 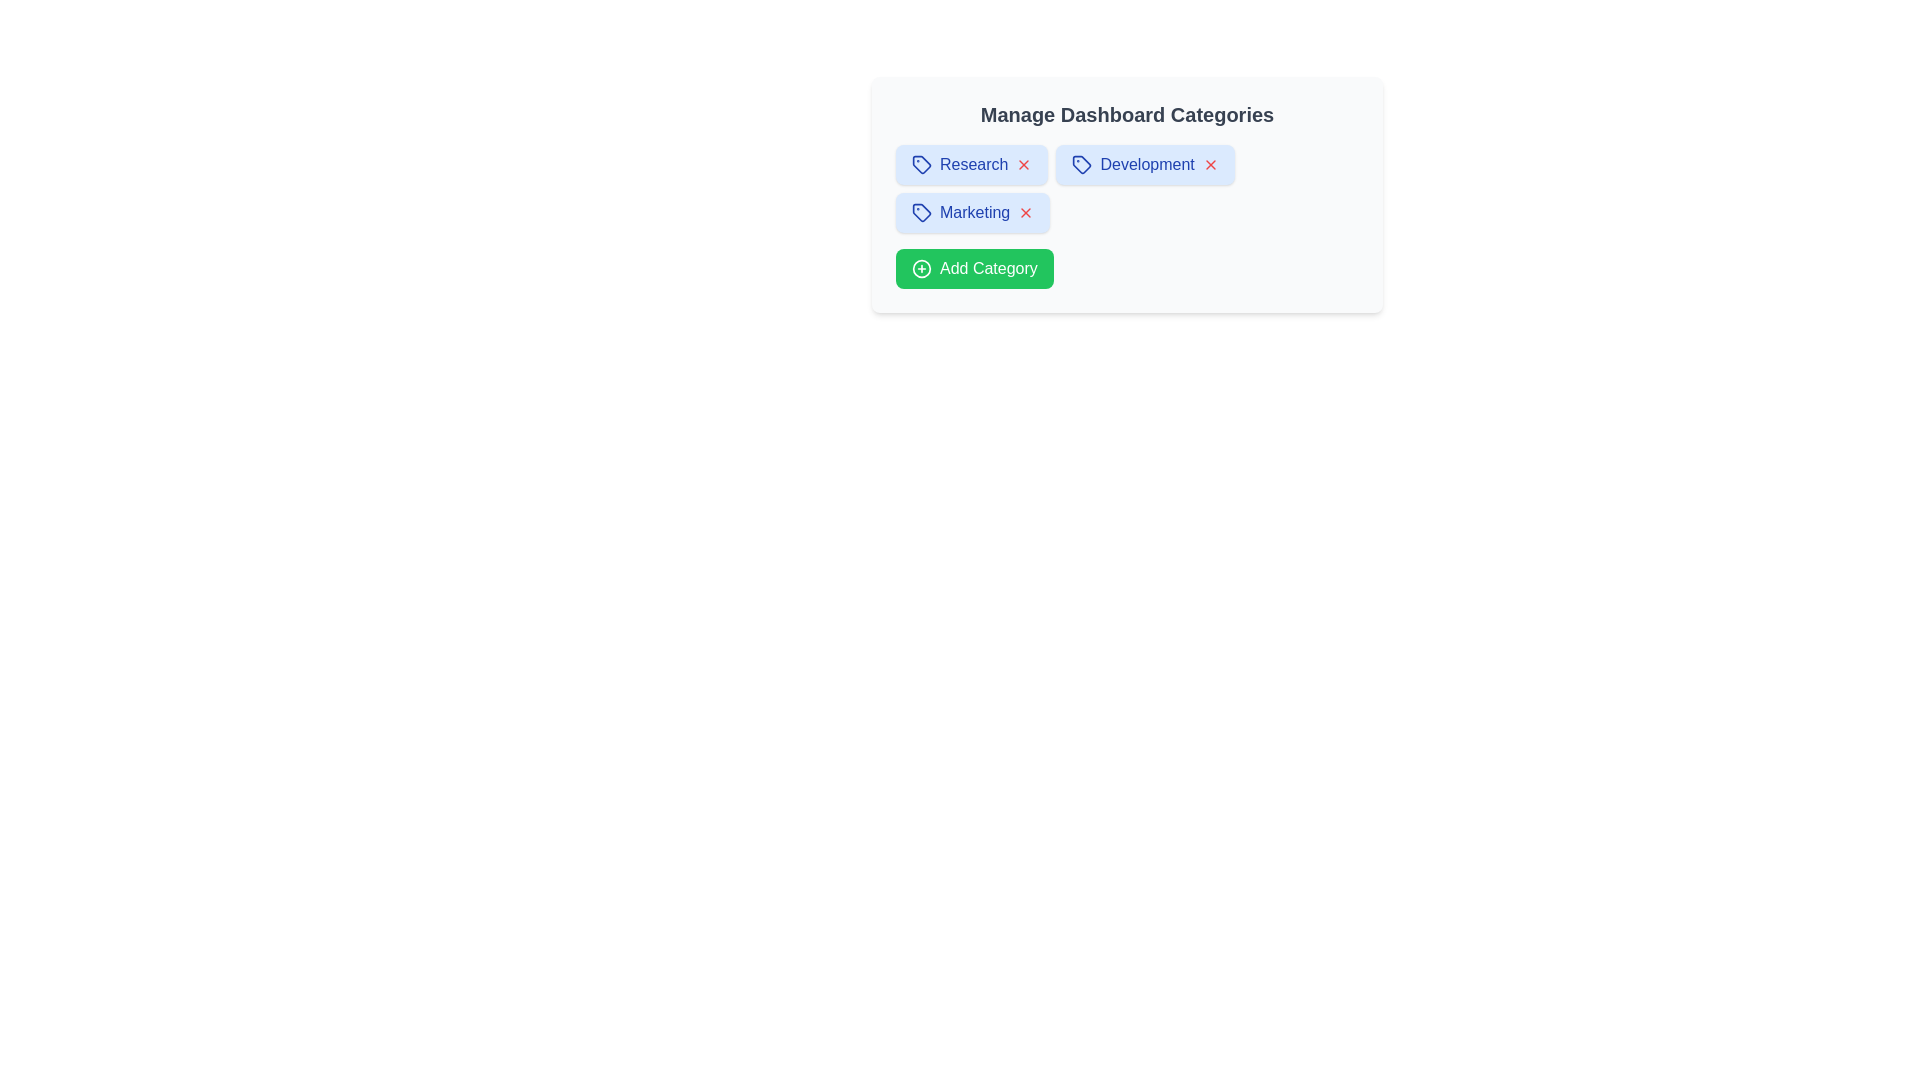 What do you see at coordinates (1026, 212) in the screenshot?
I see `'X' icon on the chip corresponding to the category Marketing` at bounding box center [1026, 212].